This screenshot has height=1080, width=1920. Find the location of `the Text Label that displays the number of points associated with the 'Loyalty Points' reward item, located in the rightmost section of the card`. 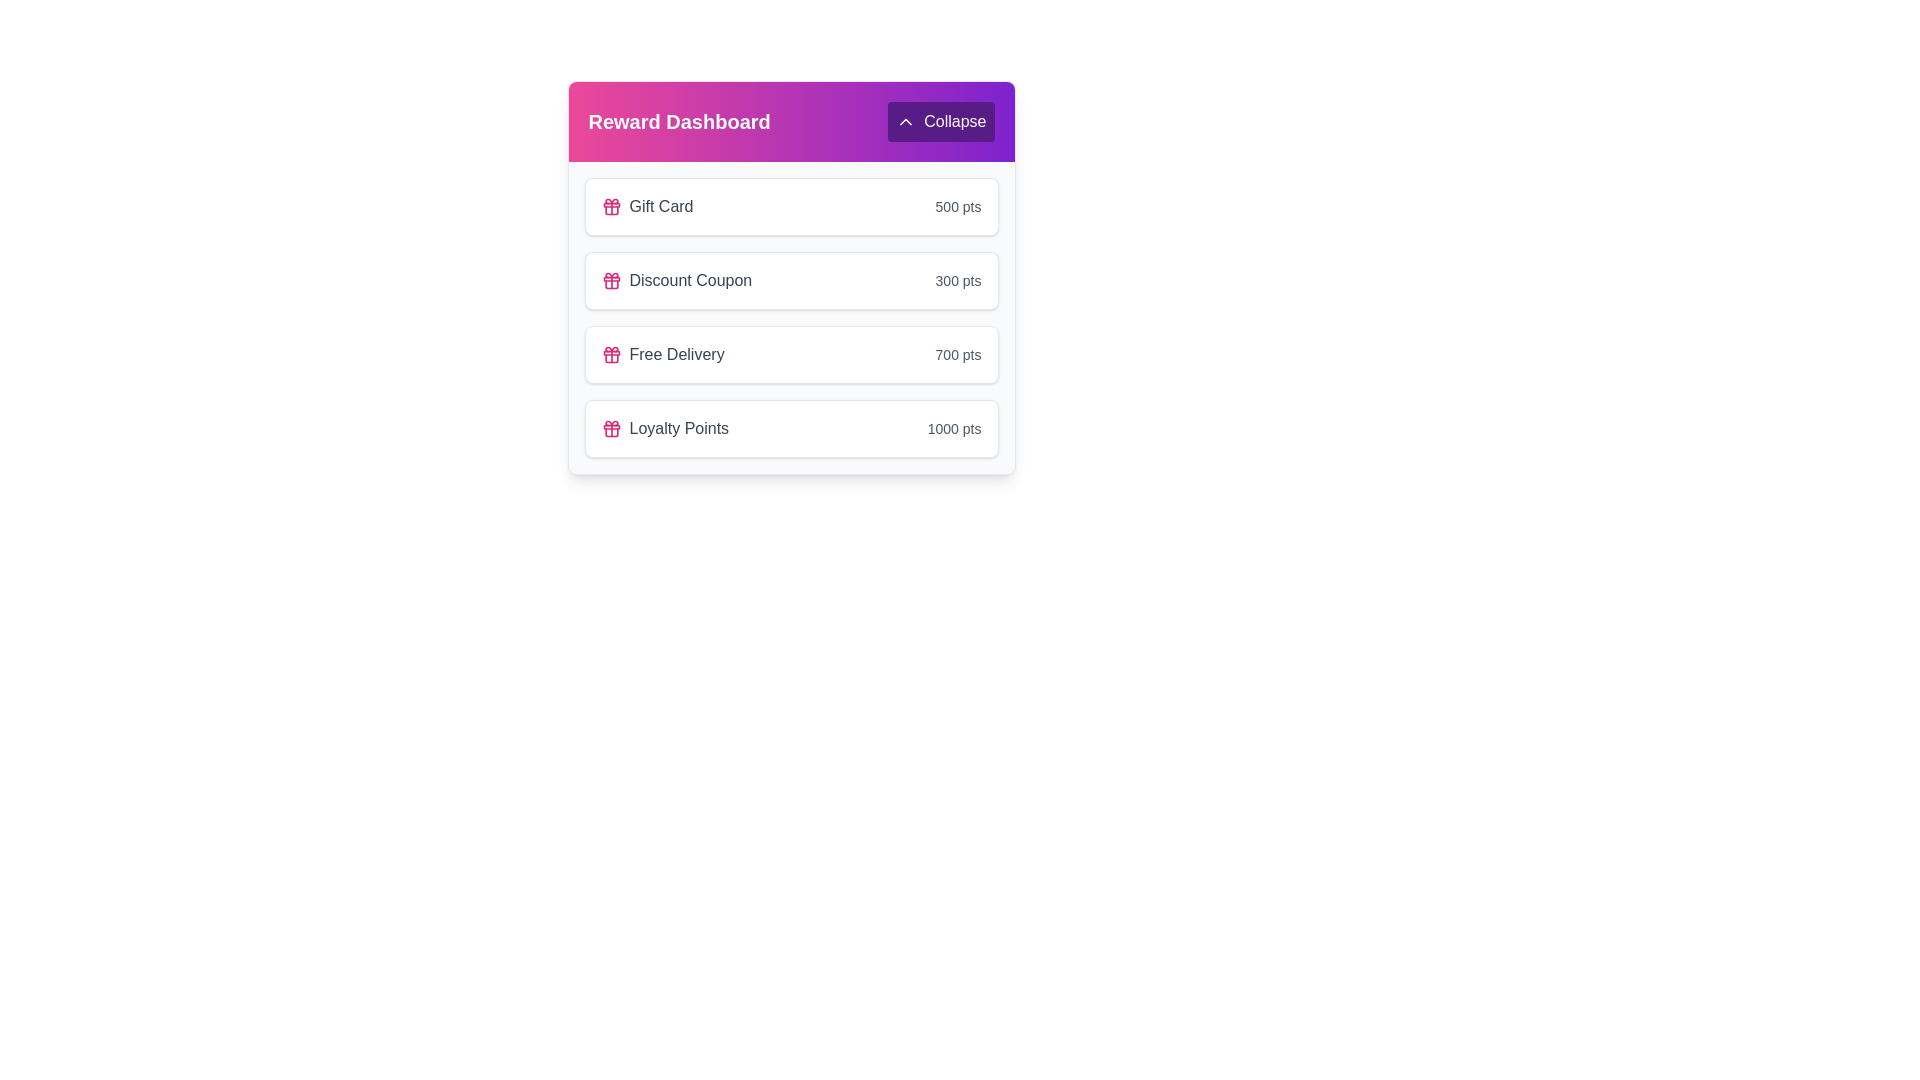

the Text Label that displays the number of points associated with the 'Loyalty Points' reward item, located in the rightmost section of the card is located at coordinates (953, 427).